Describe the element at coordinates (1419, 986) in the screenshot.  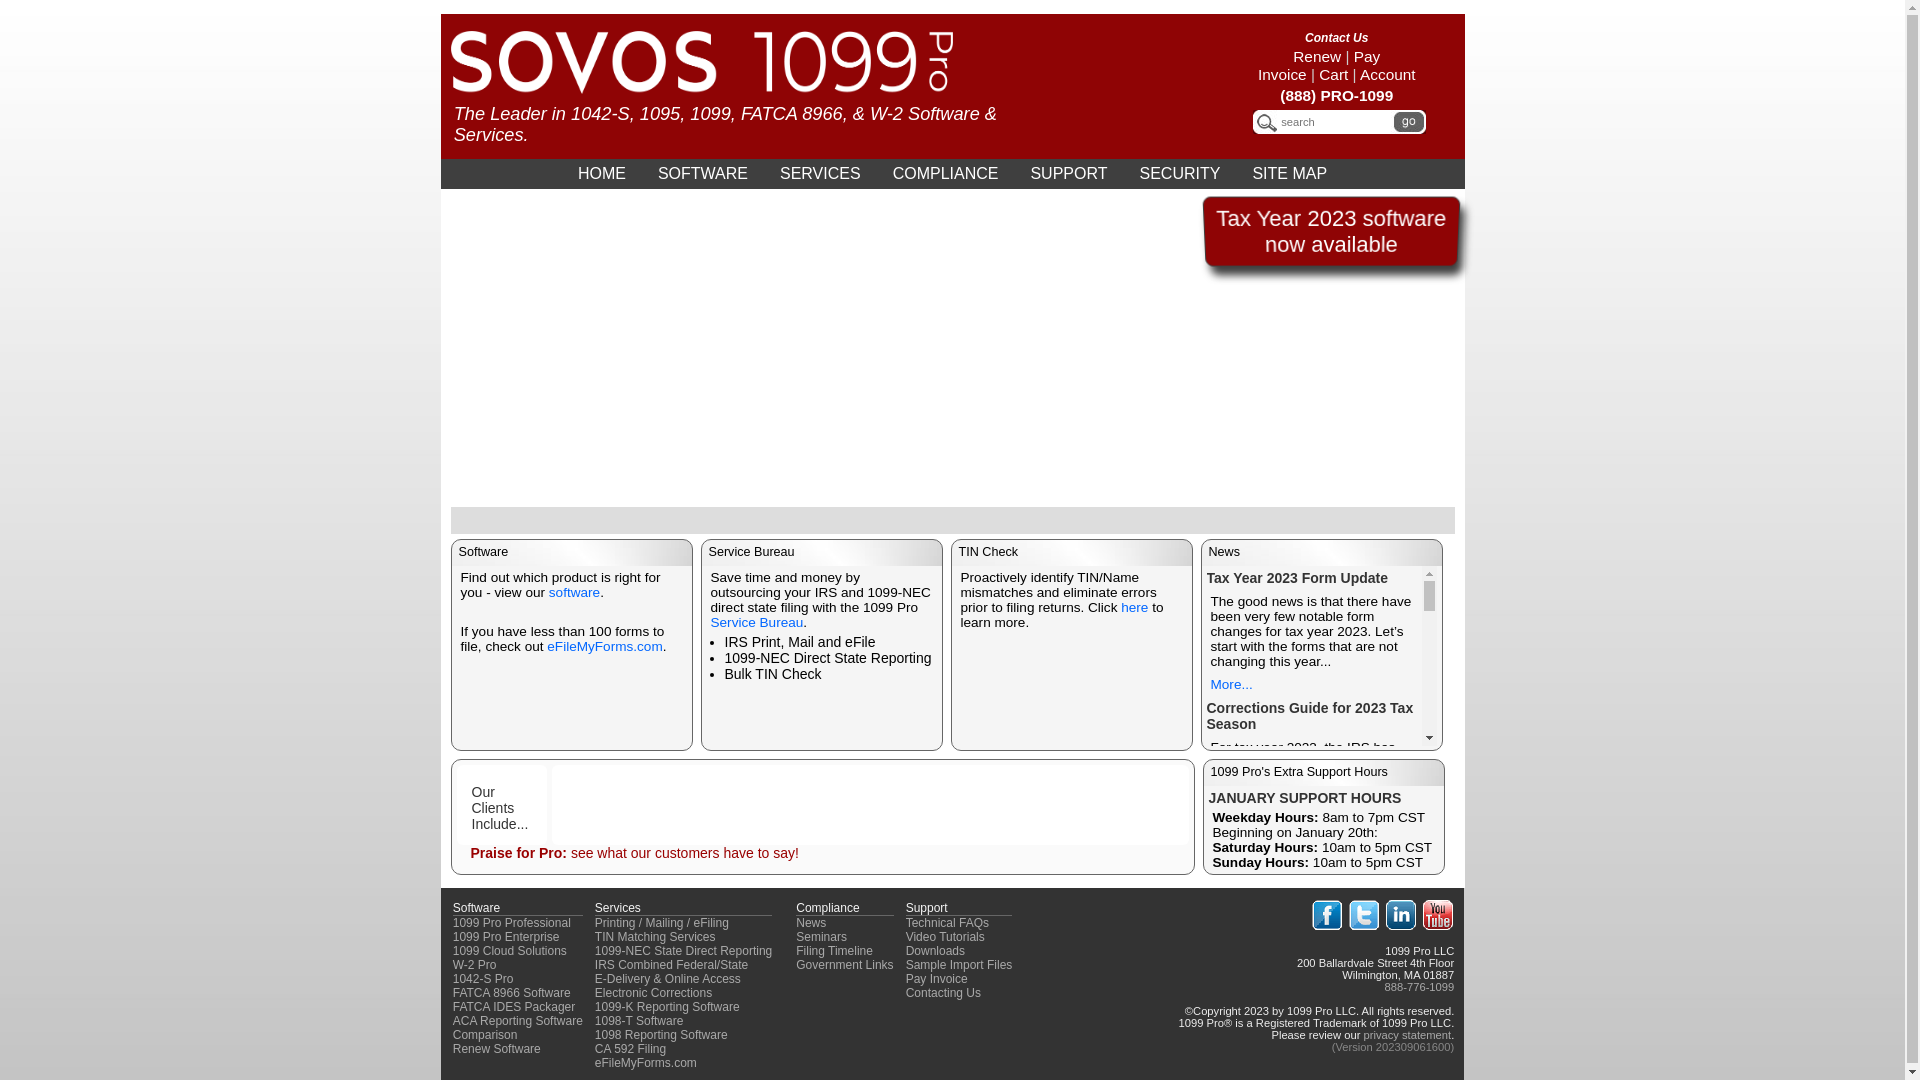
I see `'888-776-1099'` at that location.